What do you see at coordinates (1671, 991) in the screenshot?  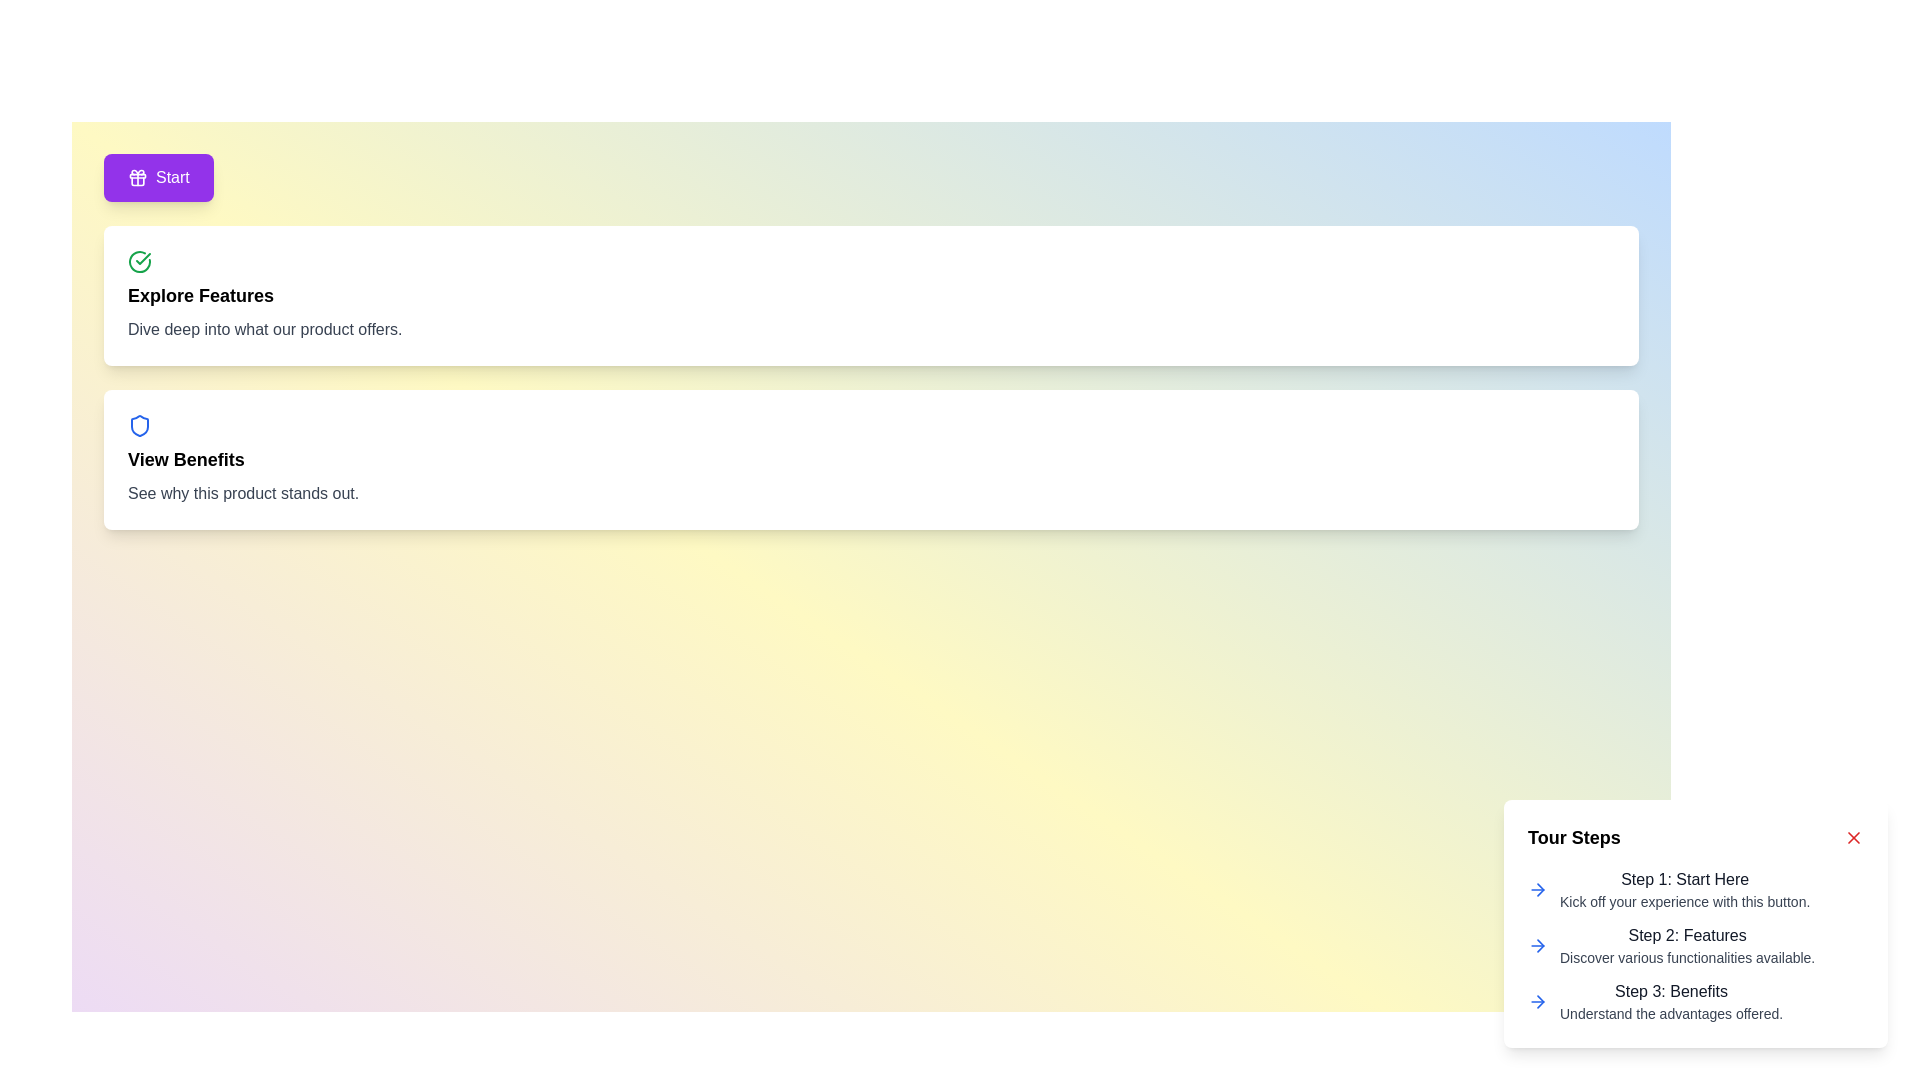 I see `the text label displaying 'Step 3: Benefits', which is part of the step guide and visually emphasized in bold dark gray font` at bounding box center [1671, 991].